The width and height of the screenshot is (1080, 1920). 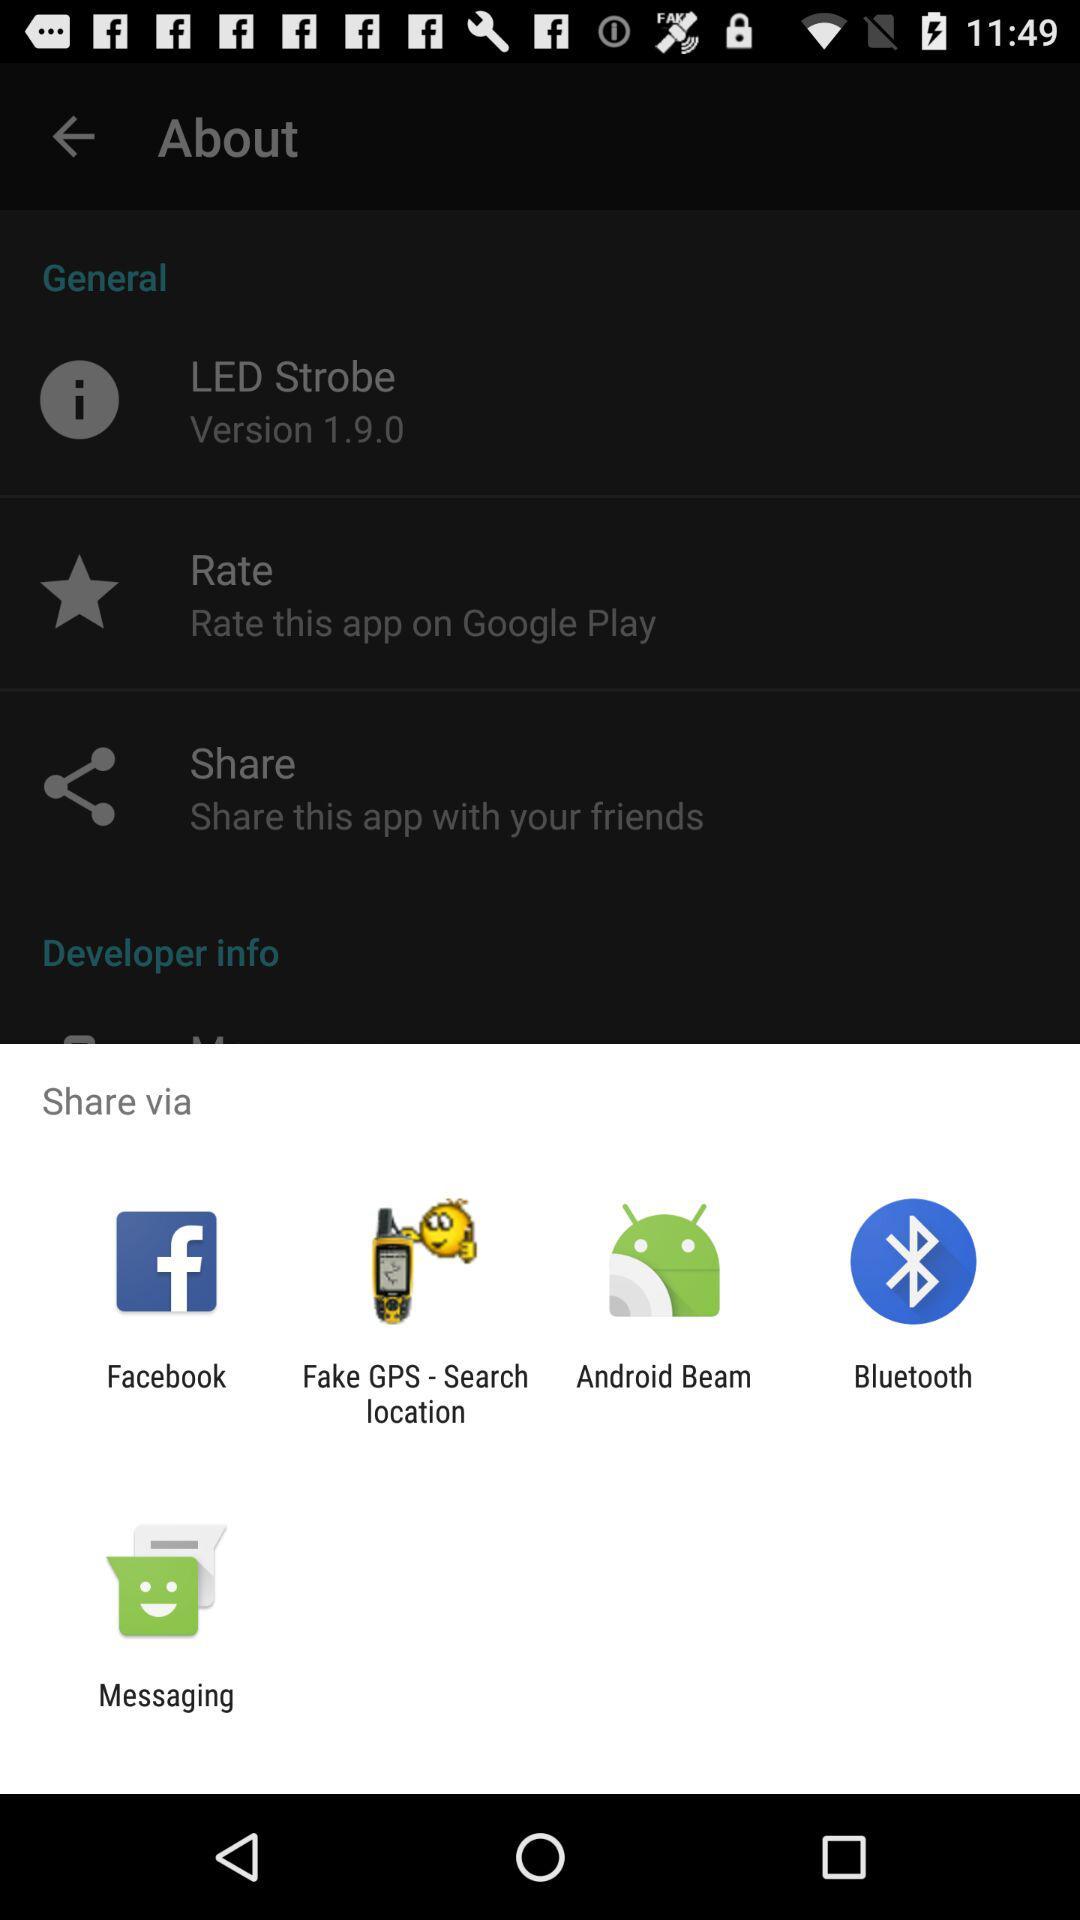 I want to click on the fake gps search icon, so click(x=414, y=1392).